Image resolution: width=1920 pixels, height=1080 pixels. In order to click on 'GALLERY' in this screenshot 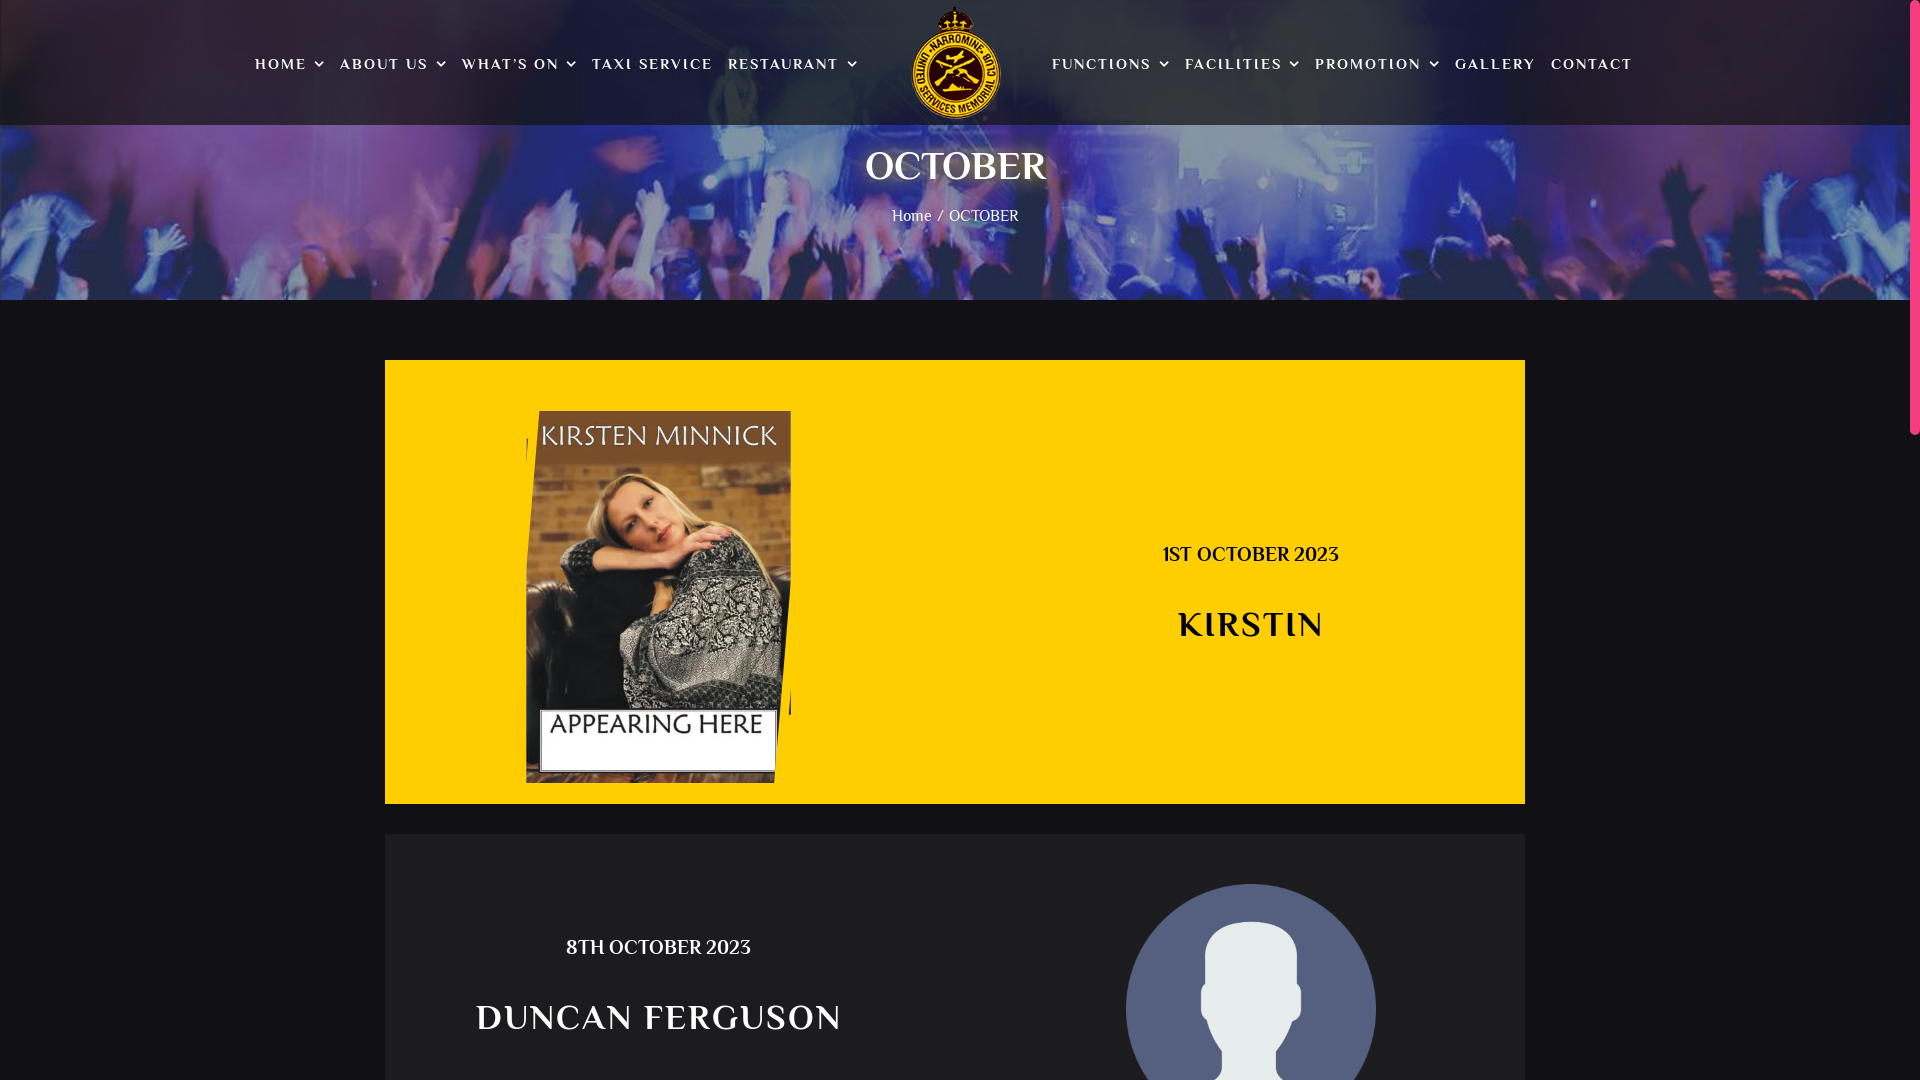, I will do `click(1495, 64)`.